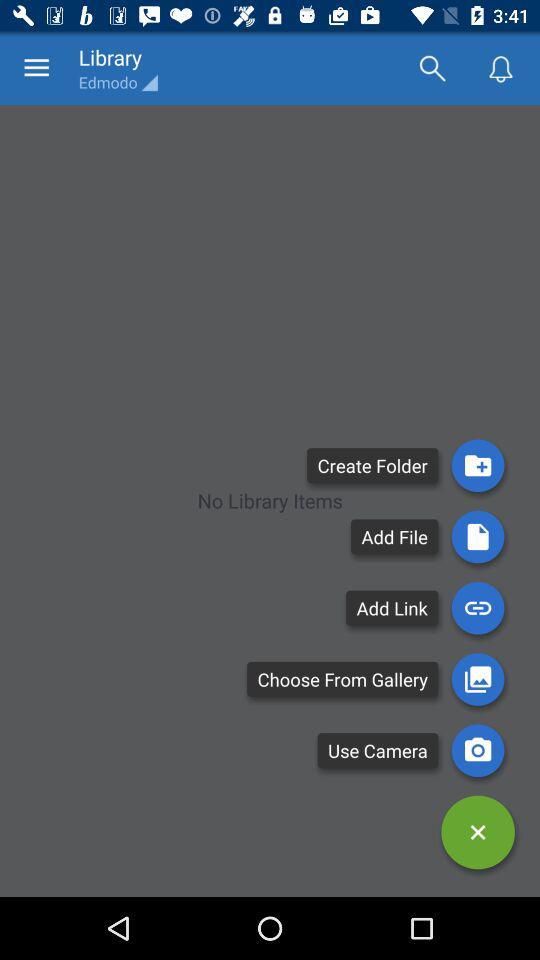  Describe the element at coordinates (477, 536) in the screenshot. I see `file` at that location.